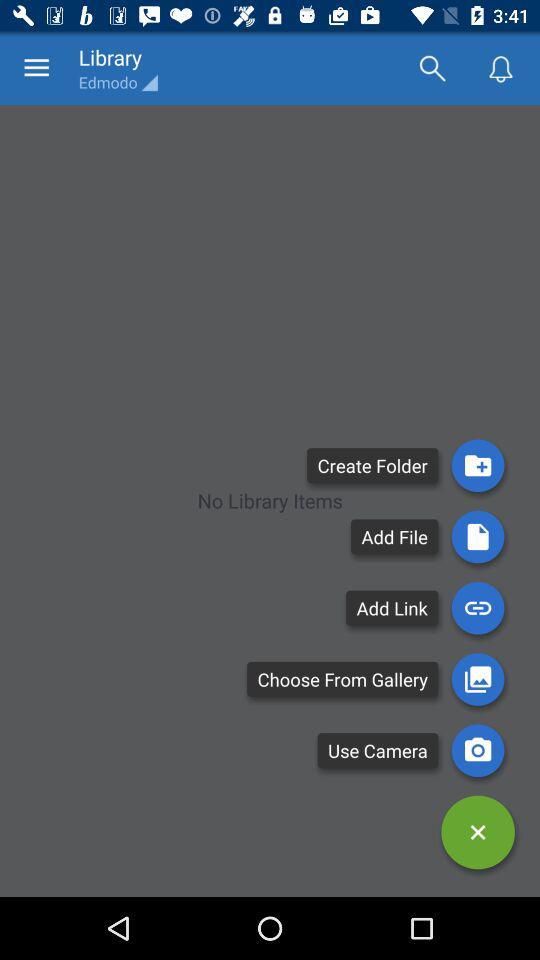  Describe the element at coordinates (477, 536) in the screenshot. I see `file` at that location.